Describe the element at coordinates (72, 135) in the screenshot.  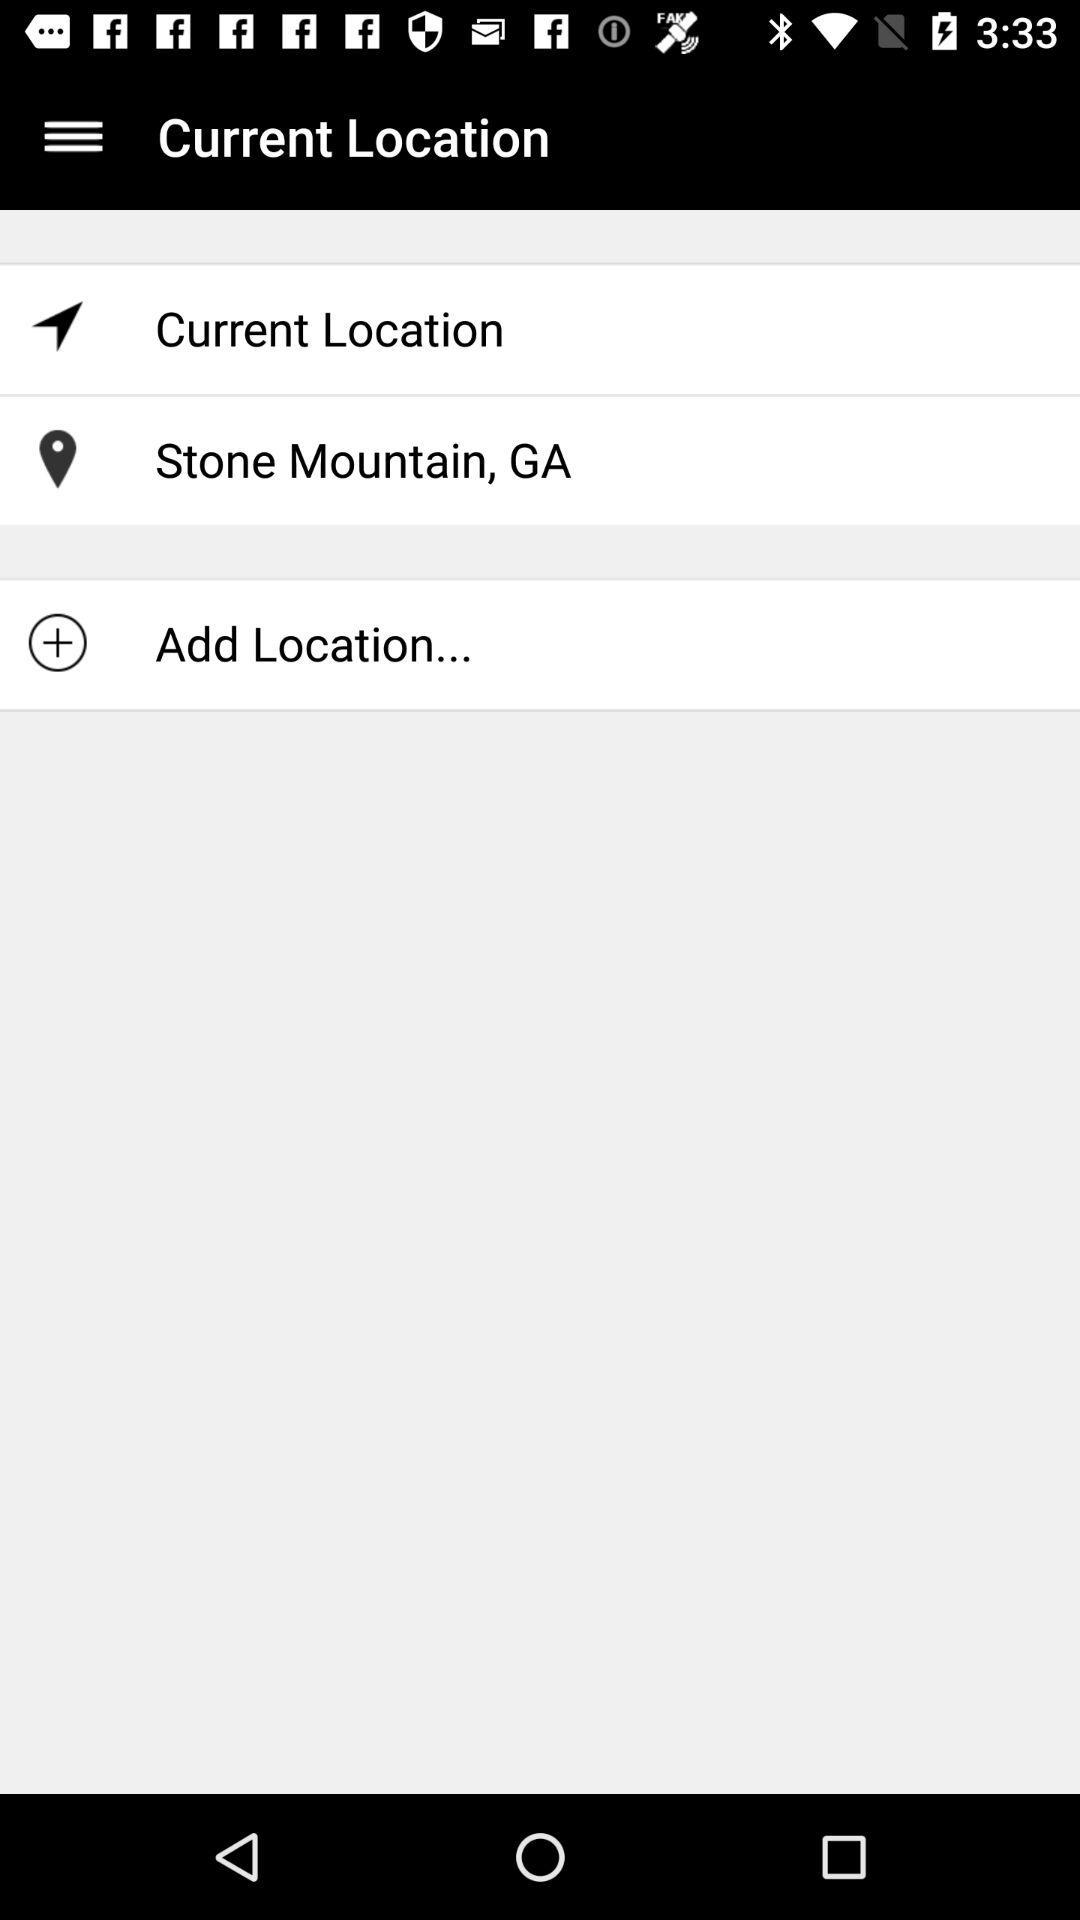
I see `the menu icon` at that location.